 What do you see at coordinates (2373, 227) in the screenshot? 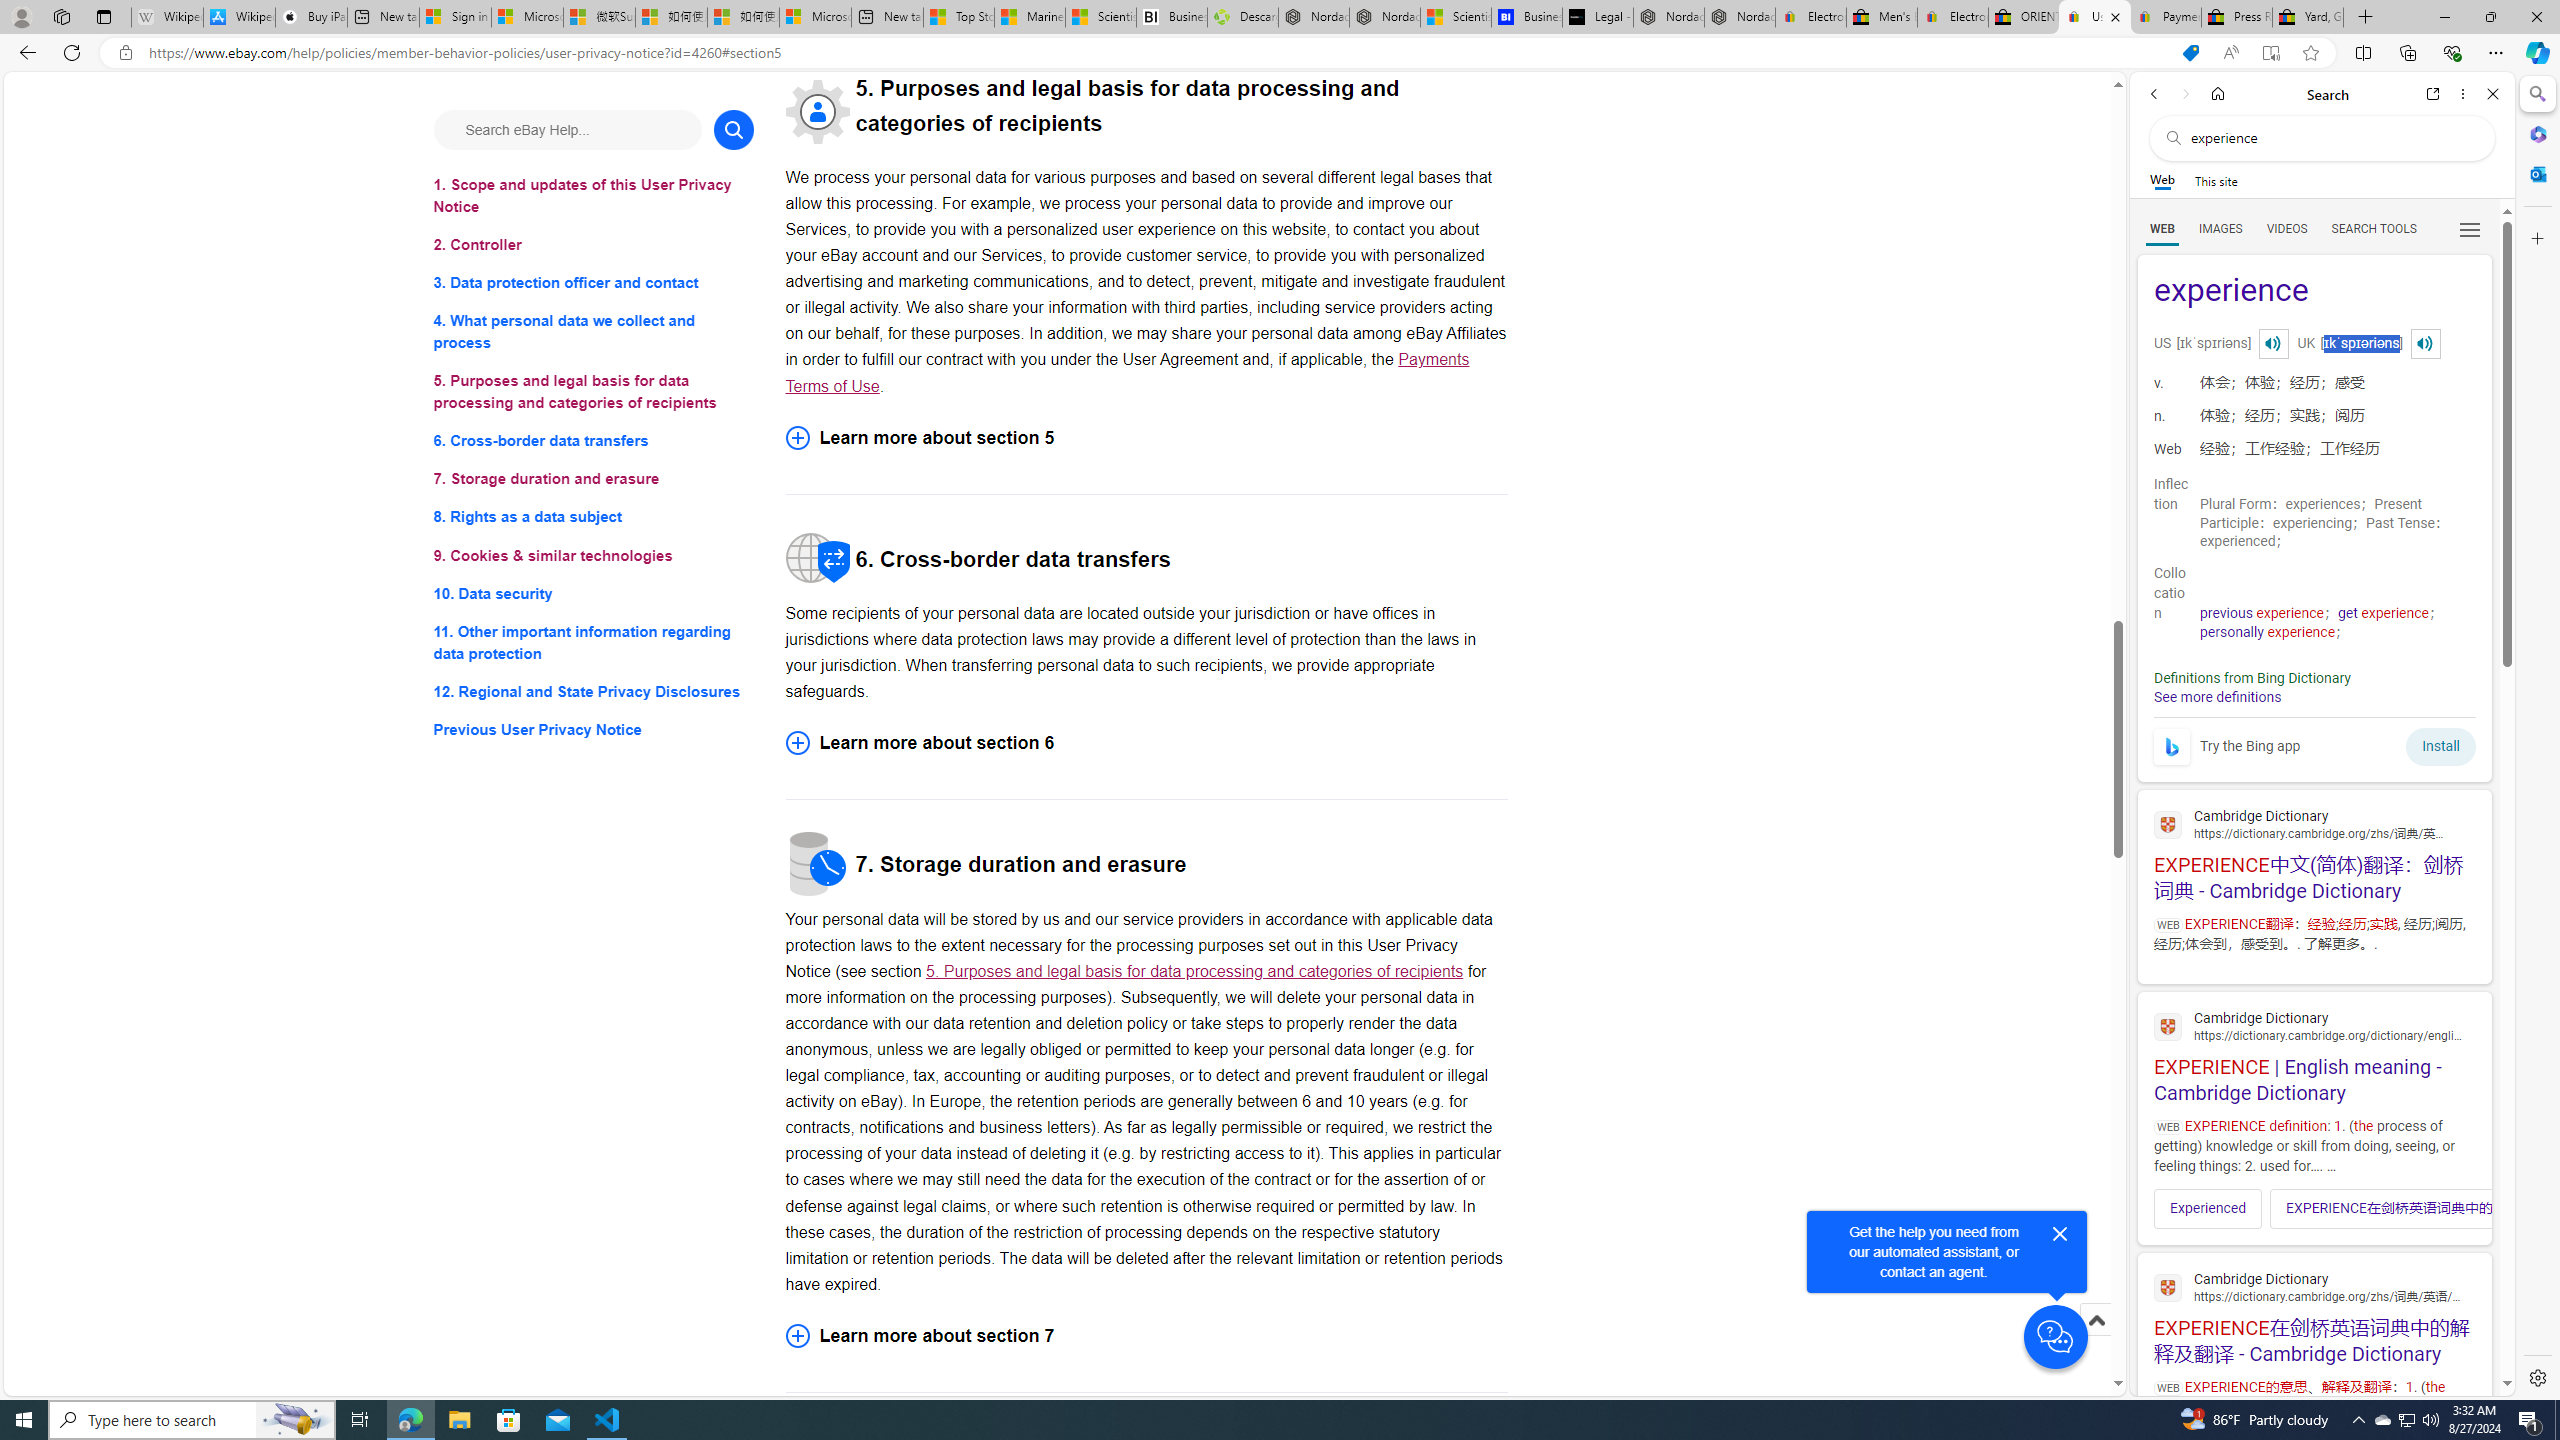
I see `'Search Filter, Search Tools'` at bounding box center [2373, 227].